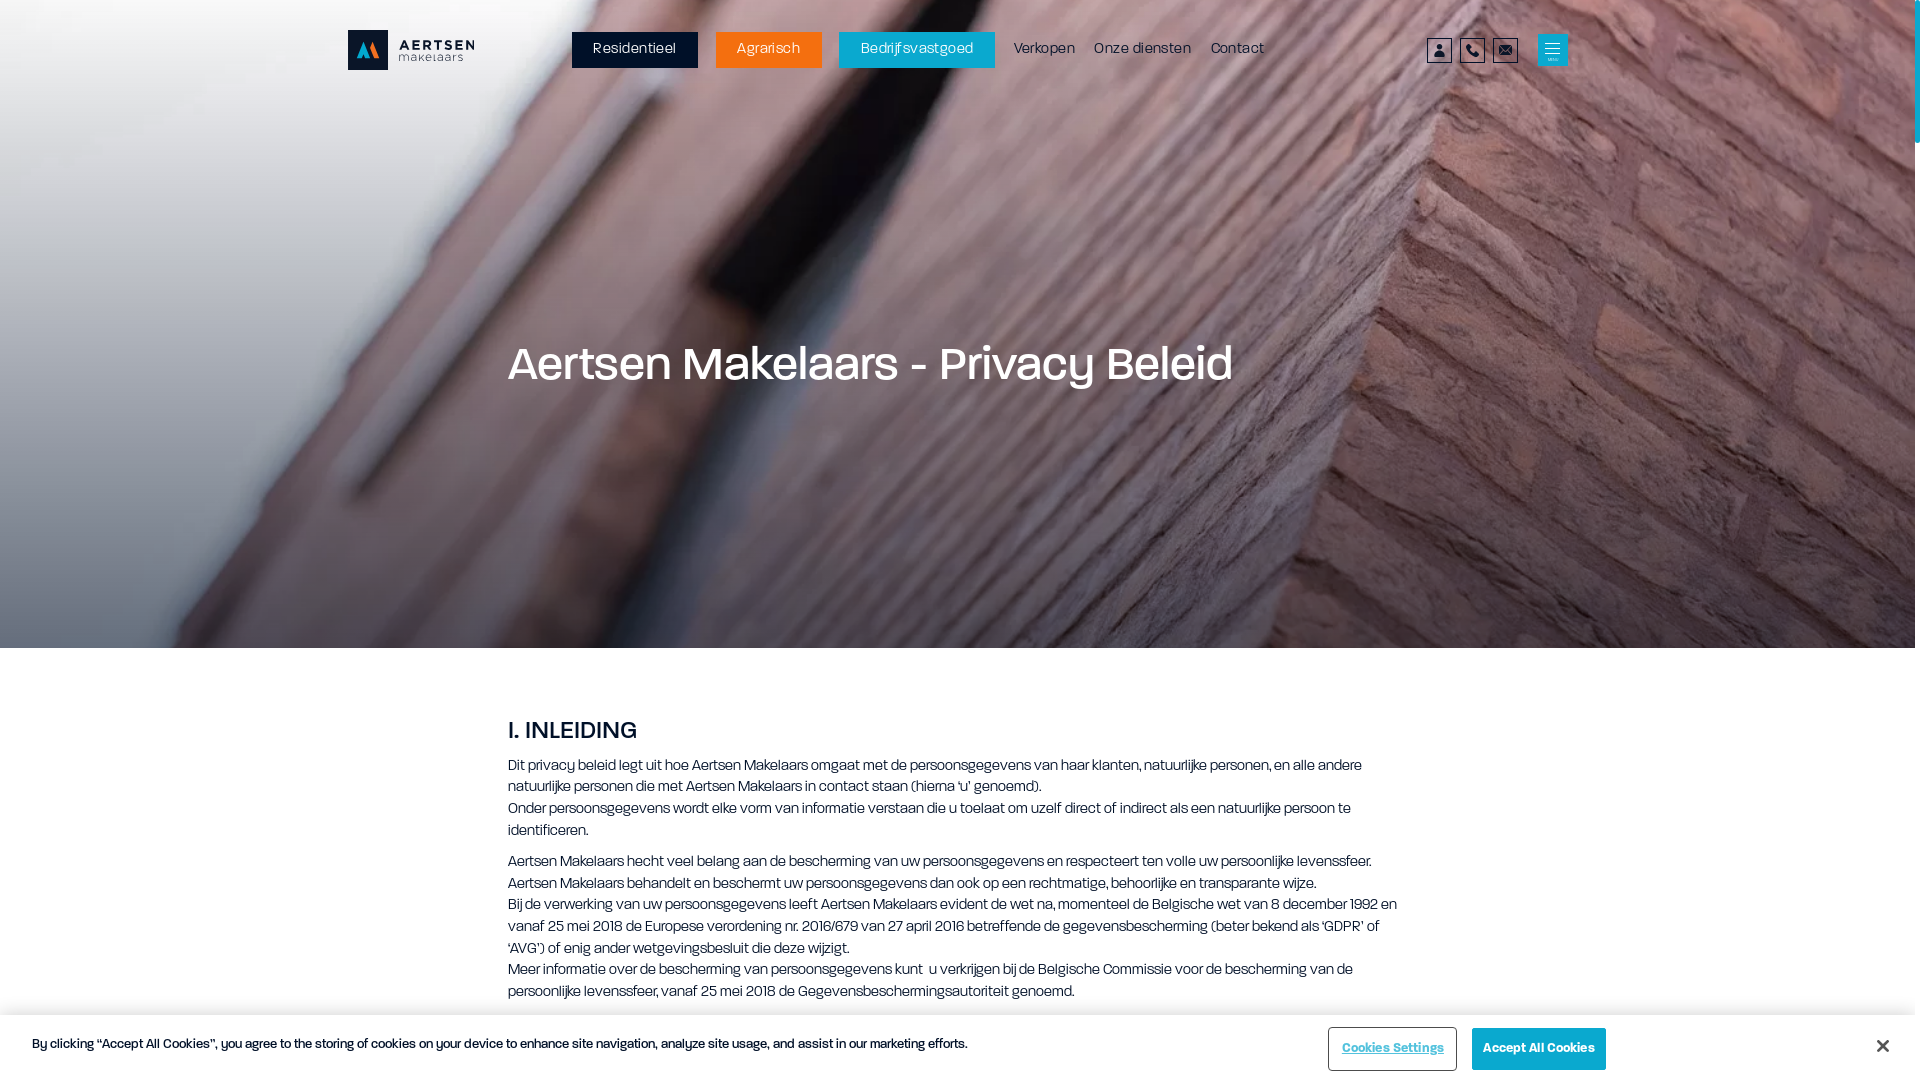  I want to click on 'Accept All Cookies', so click(1537, 1048).